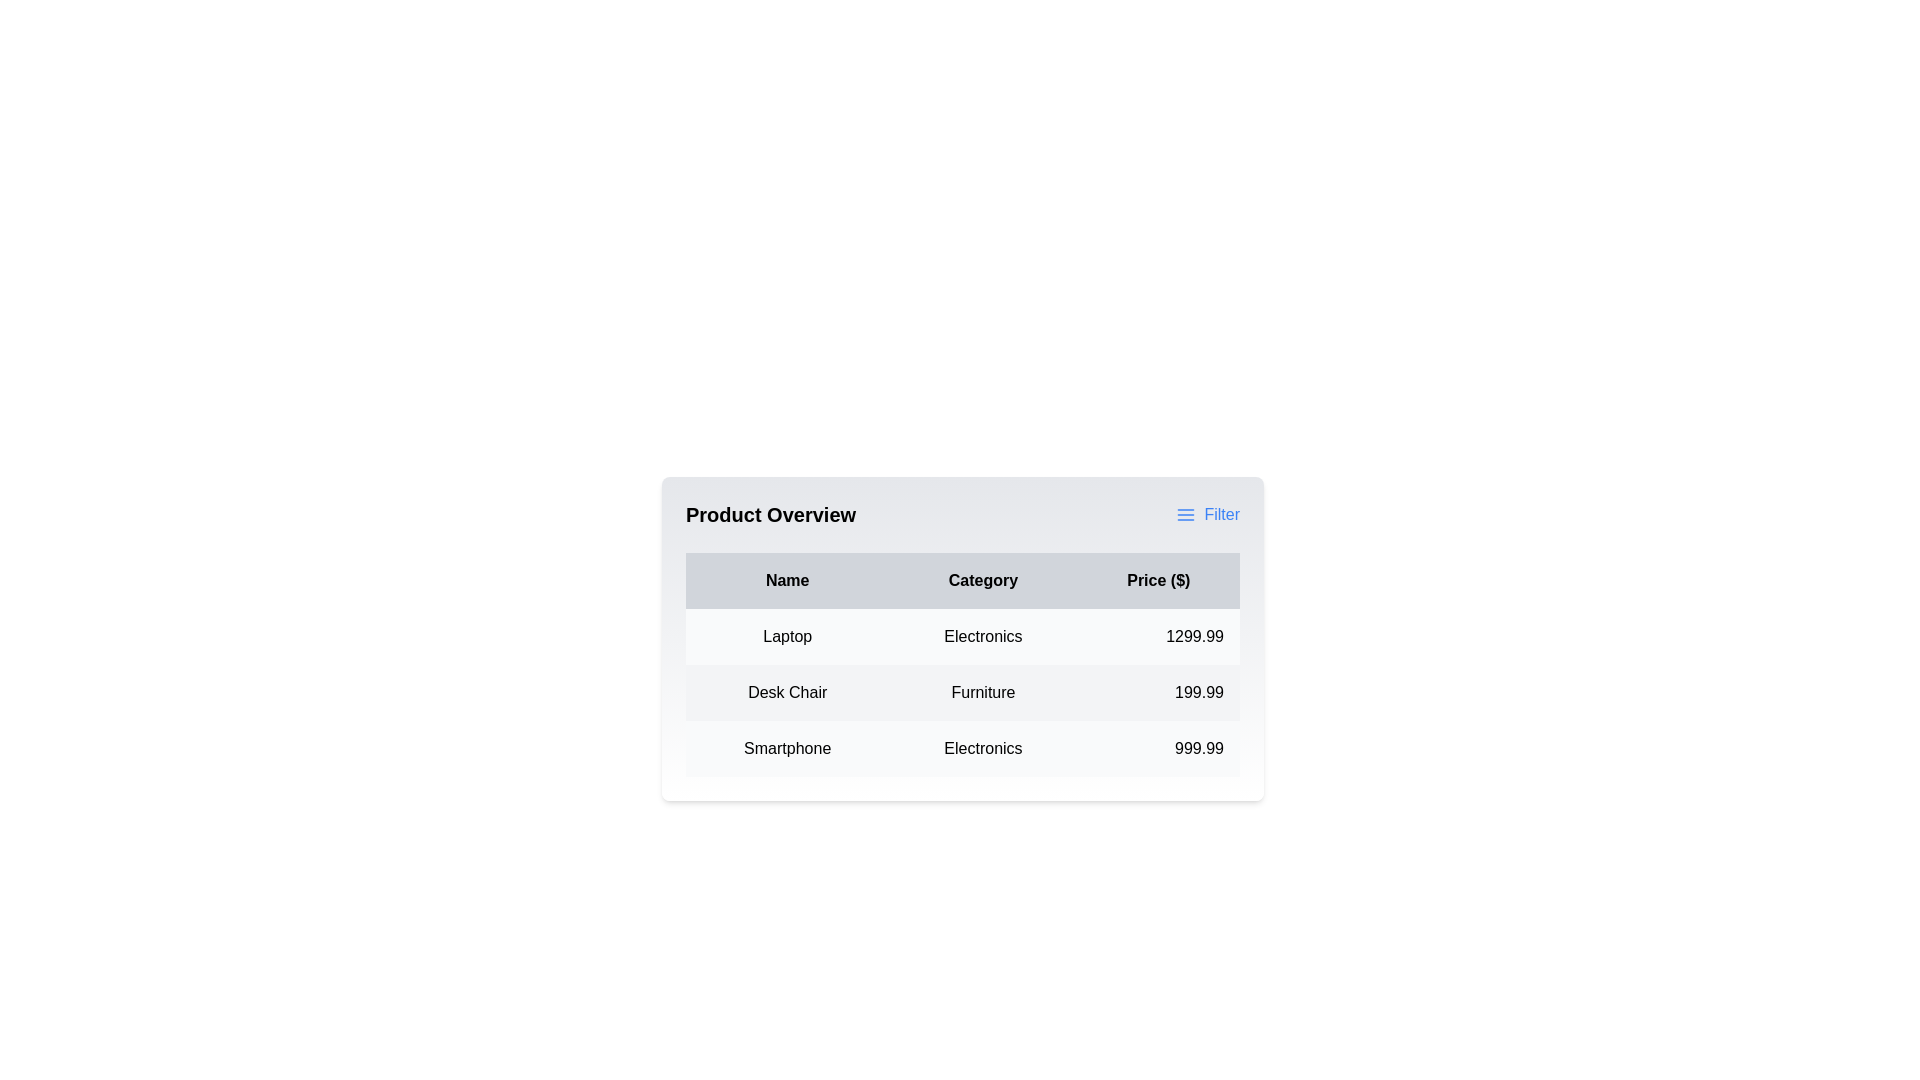 This screenshot has height=1080, width=1920. What do you see at coordinates (1186, 514) in the screenshot?
I see `the filtering options icon located to the left of the 'Filter' button in the top-right corner of the data table interface` at bounding box center [1186, 514].